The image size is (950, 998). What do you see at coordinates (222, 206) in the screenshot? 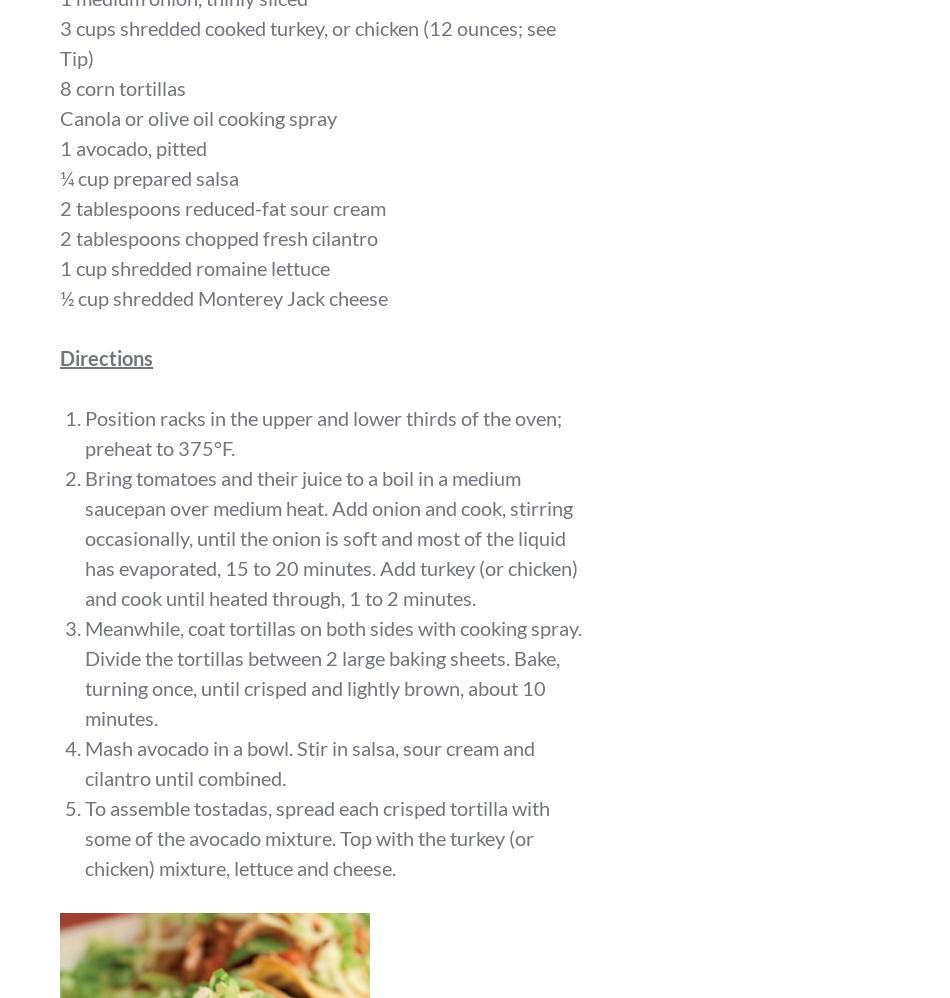
I see `'2 tablespoons reduced-fat sour cream'` at bounding box center [222, 206].